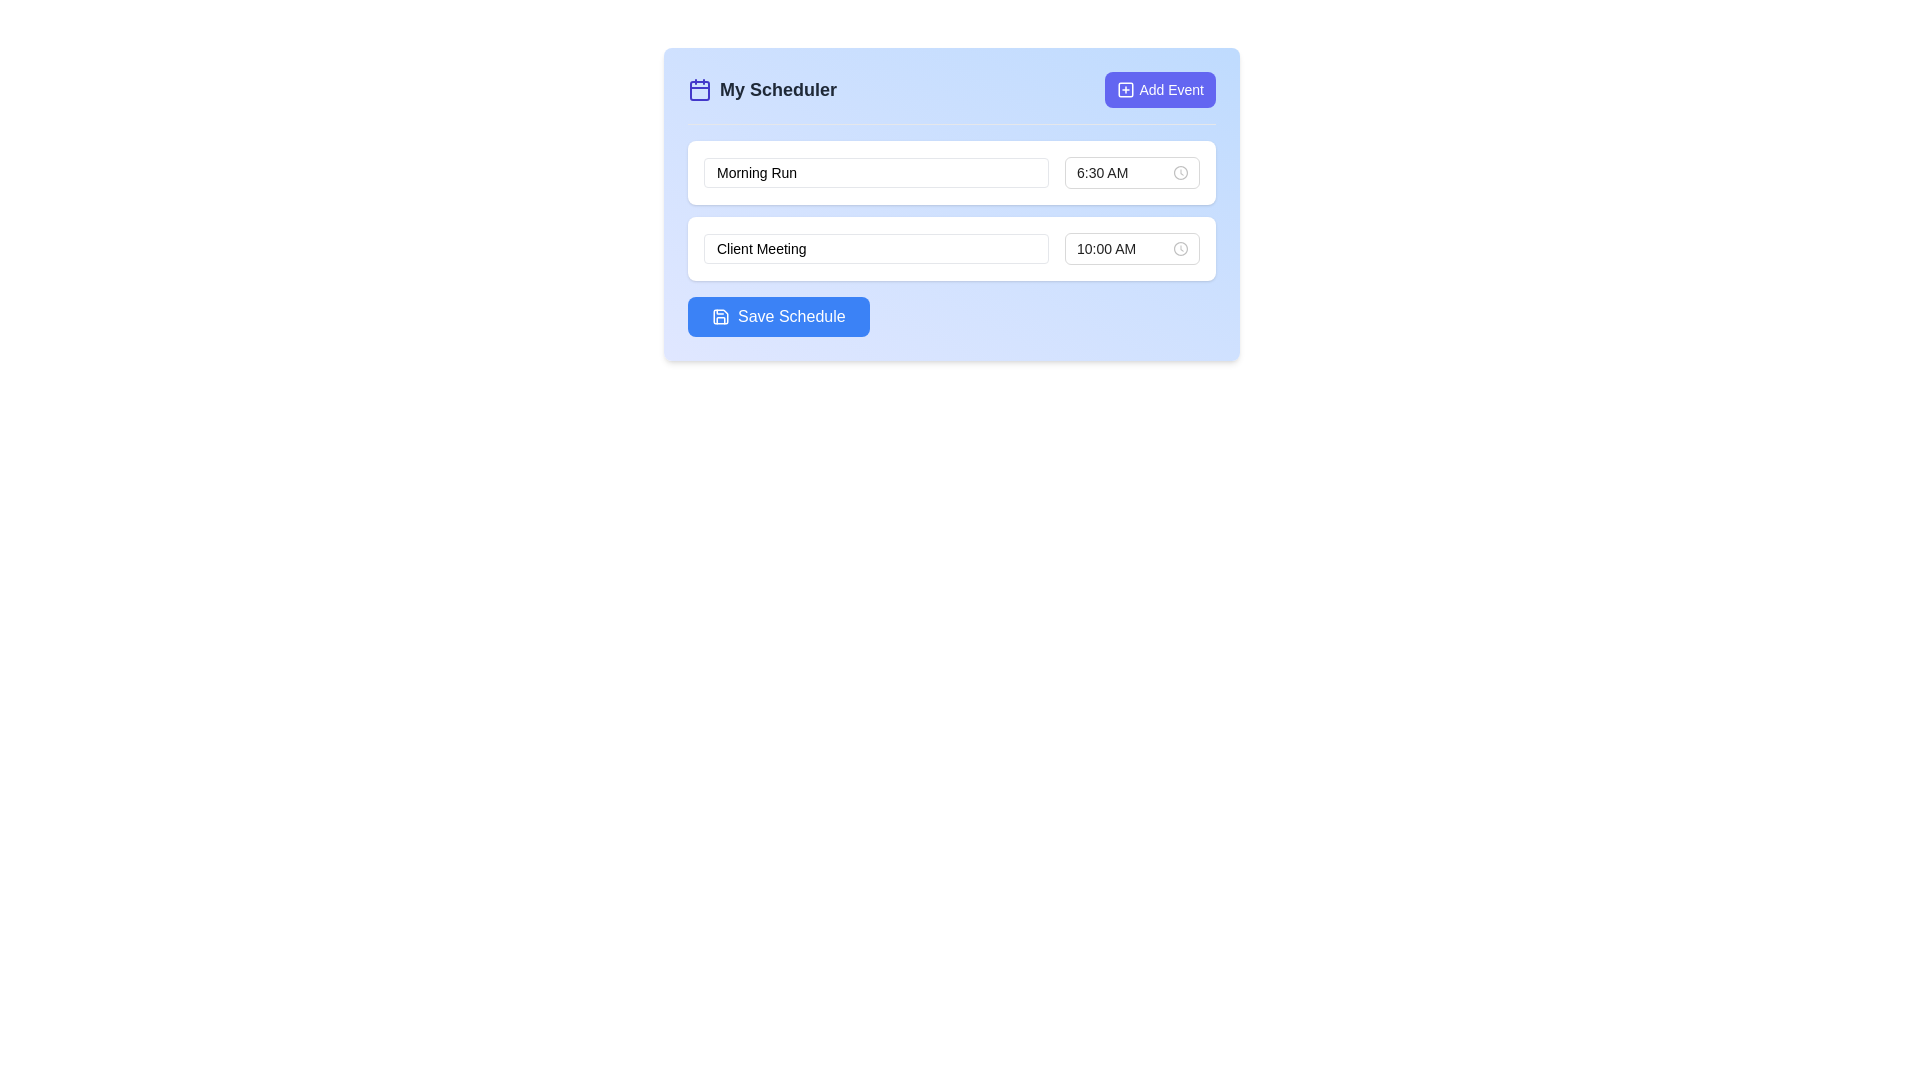 This screenshot has width=1920, height=1080. Describe the element at coordinates (700, 91) in the screenshot. I see `the calendar icon located in the top-left section of the interface, next to the text 'My Scheduler', which serves as the primary graphical representation of the calendar` at that location.